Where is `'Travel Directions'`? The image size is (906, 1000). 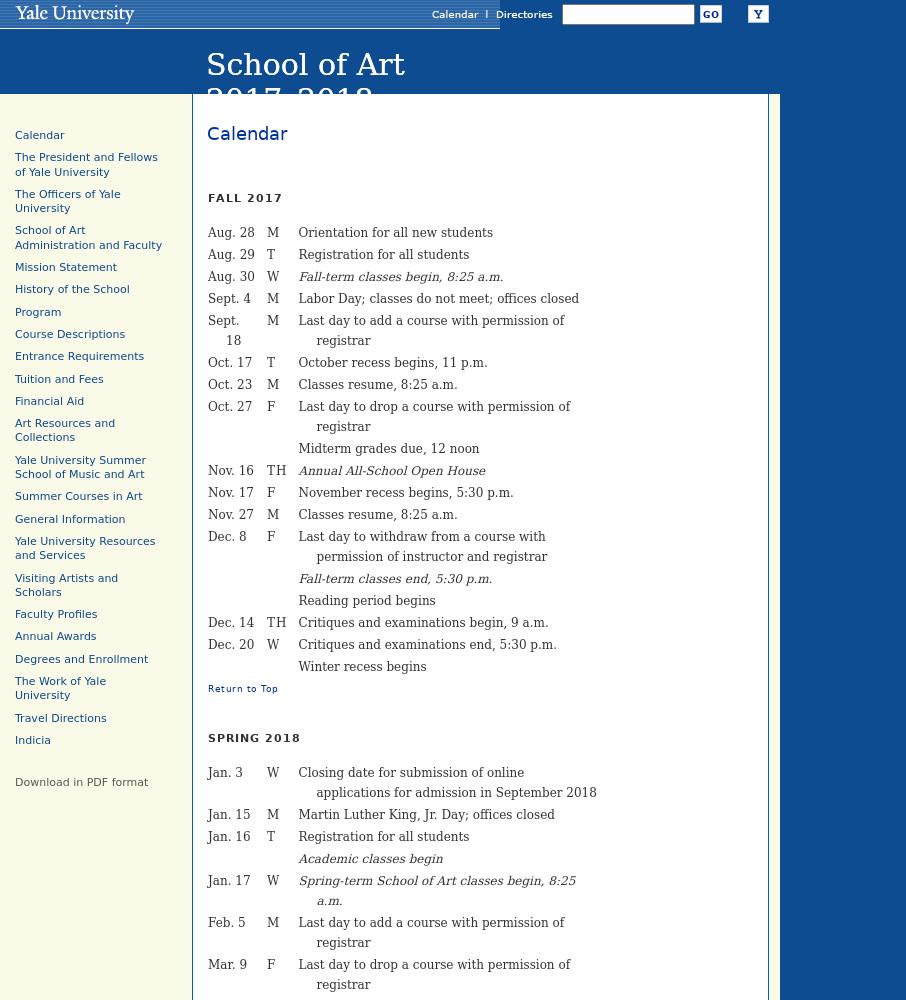
'Travel Directions' is located at coordinates (60, 716).